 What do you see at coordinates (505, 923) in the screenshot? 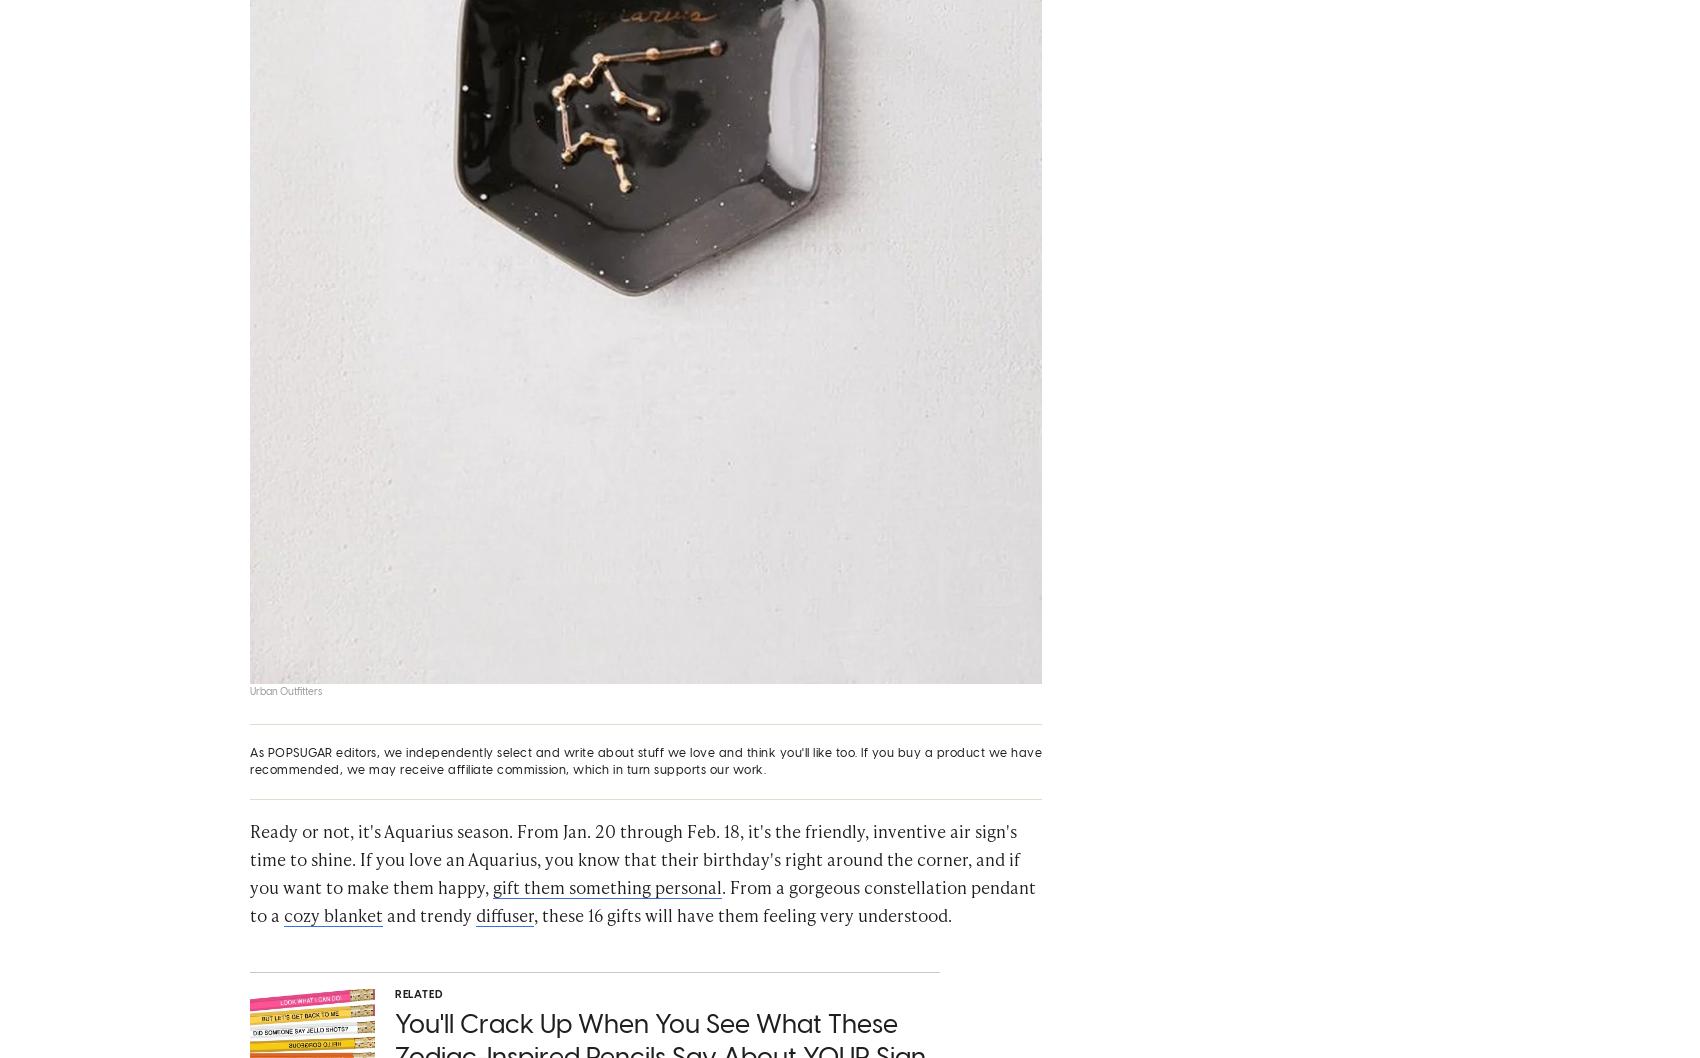
I see `'diffuser'` at bounding box center [505, 923].